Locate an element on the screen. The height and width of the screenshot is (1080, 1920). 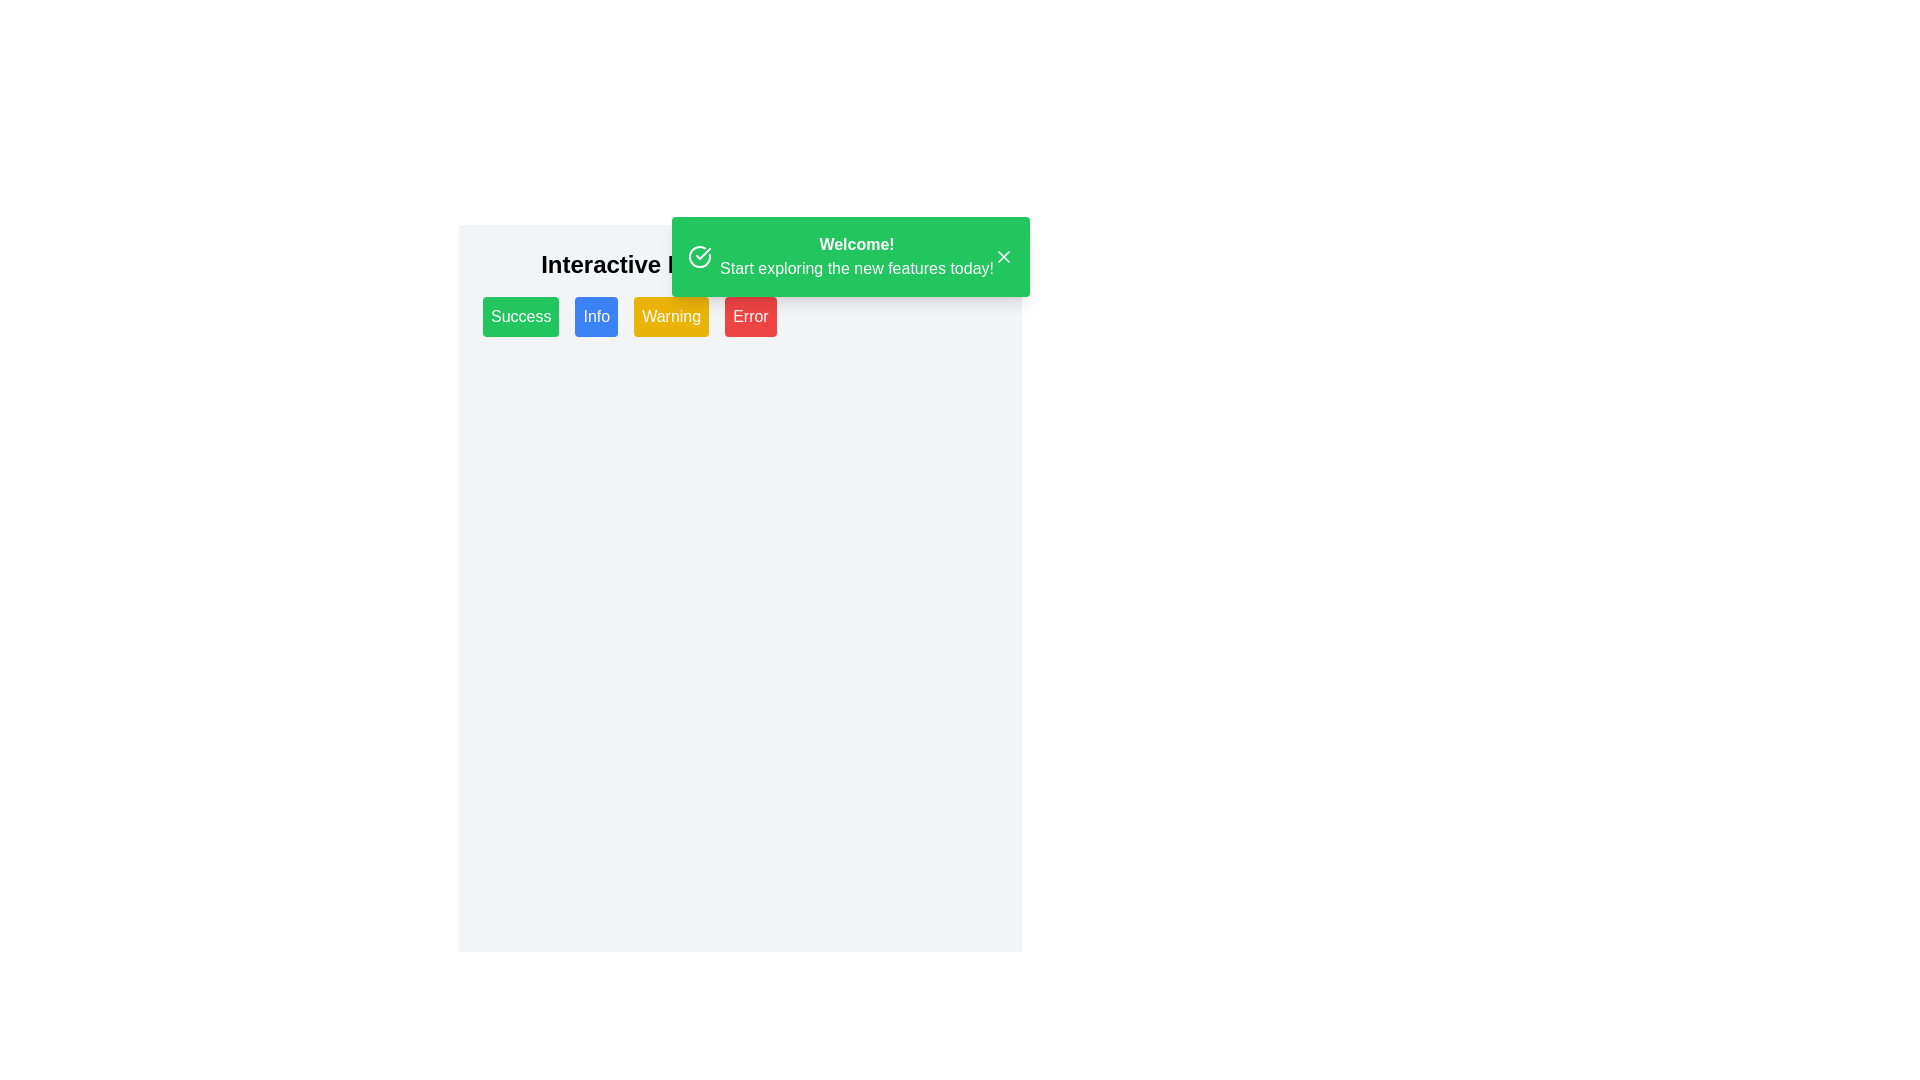
the informational button located between the 'Success' button and the 'Warning' button in the top-left group of buttons is located at coordinates (595, 315).